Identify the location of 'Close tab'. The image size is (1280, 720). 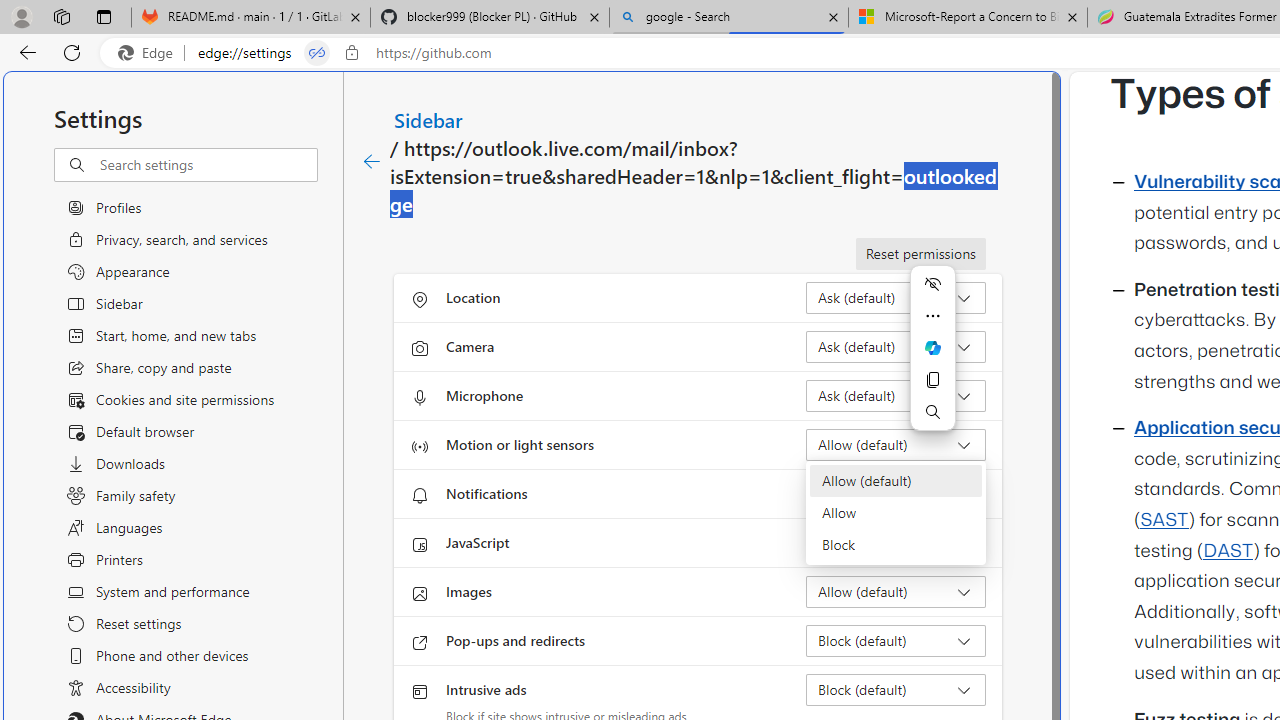
(1071, 17).